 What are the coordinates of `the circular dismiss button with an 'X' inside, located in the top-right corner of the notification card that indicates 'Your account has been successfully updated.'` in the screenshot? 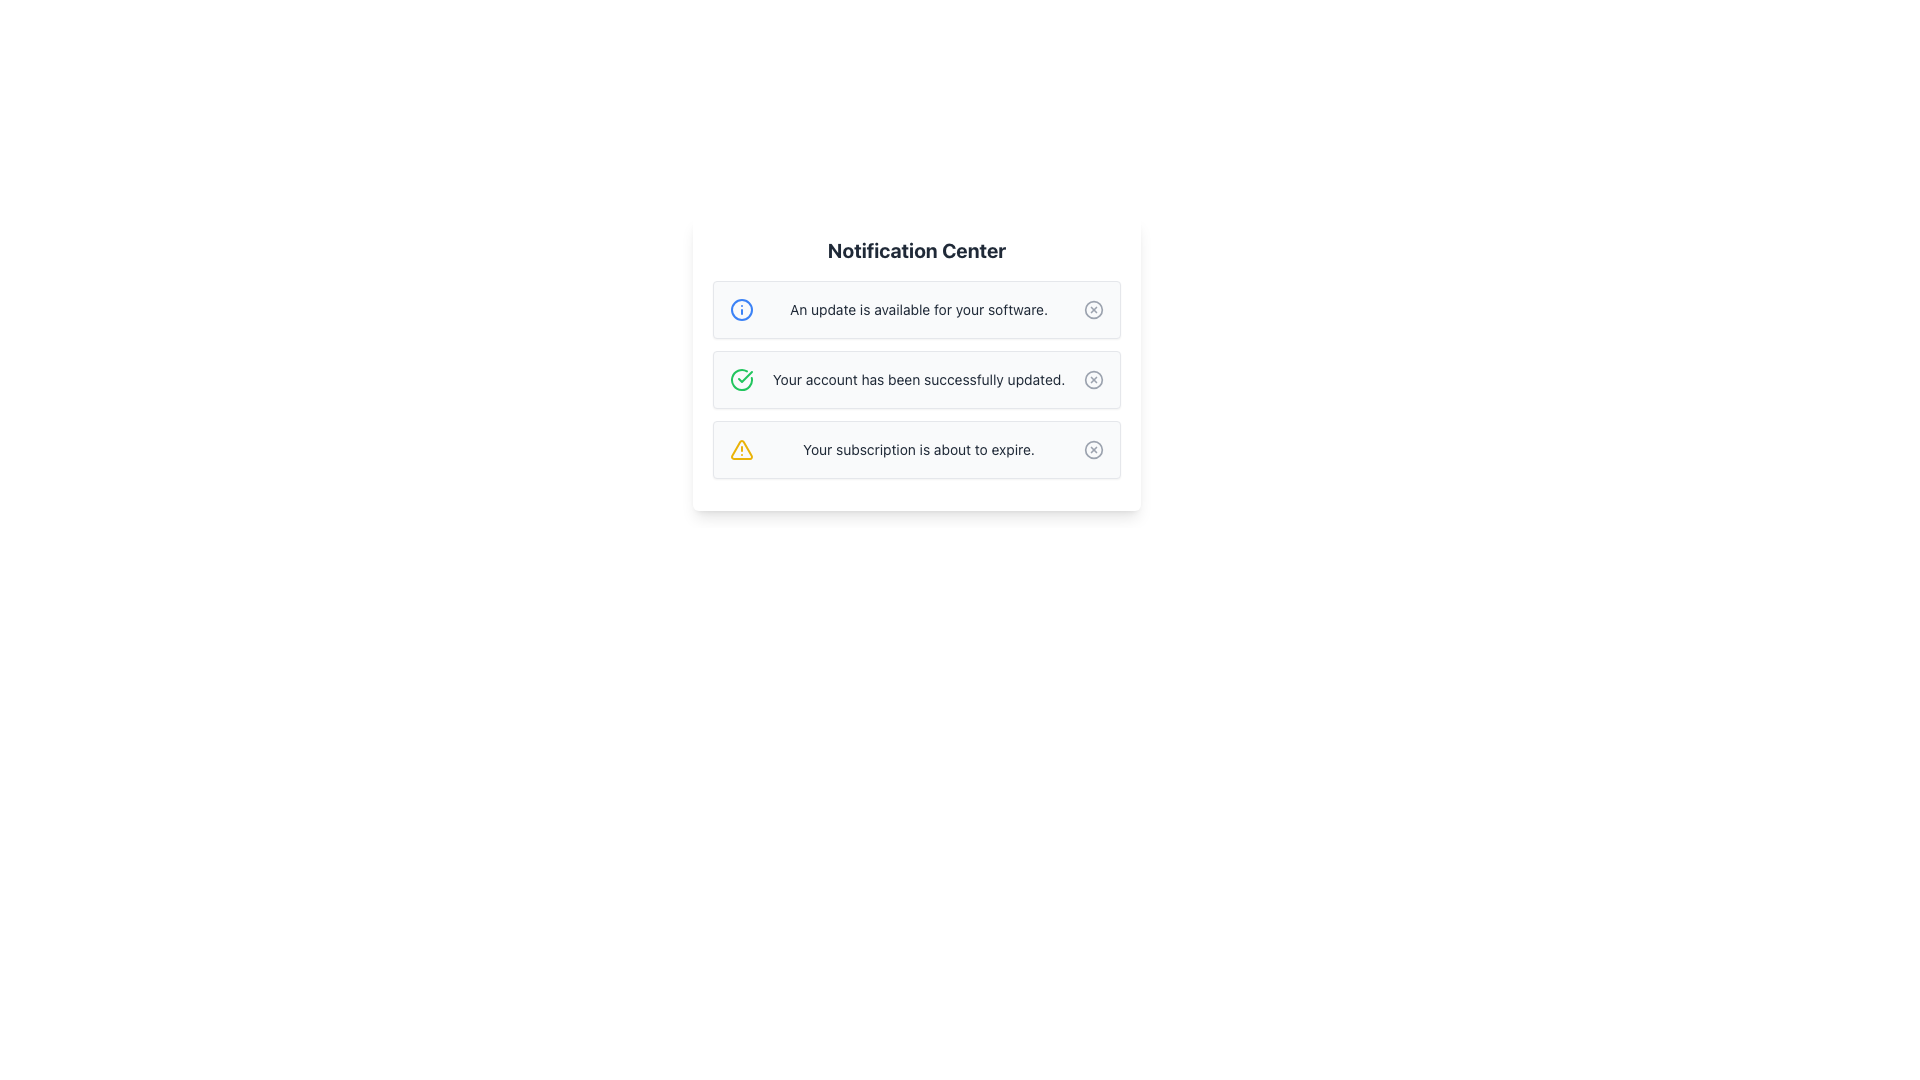 It's located at (1093, 380).